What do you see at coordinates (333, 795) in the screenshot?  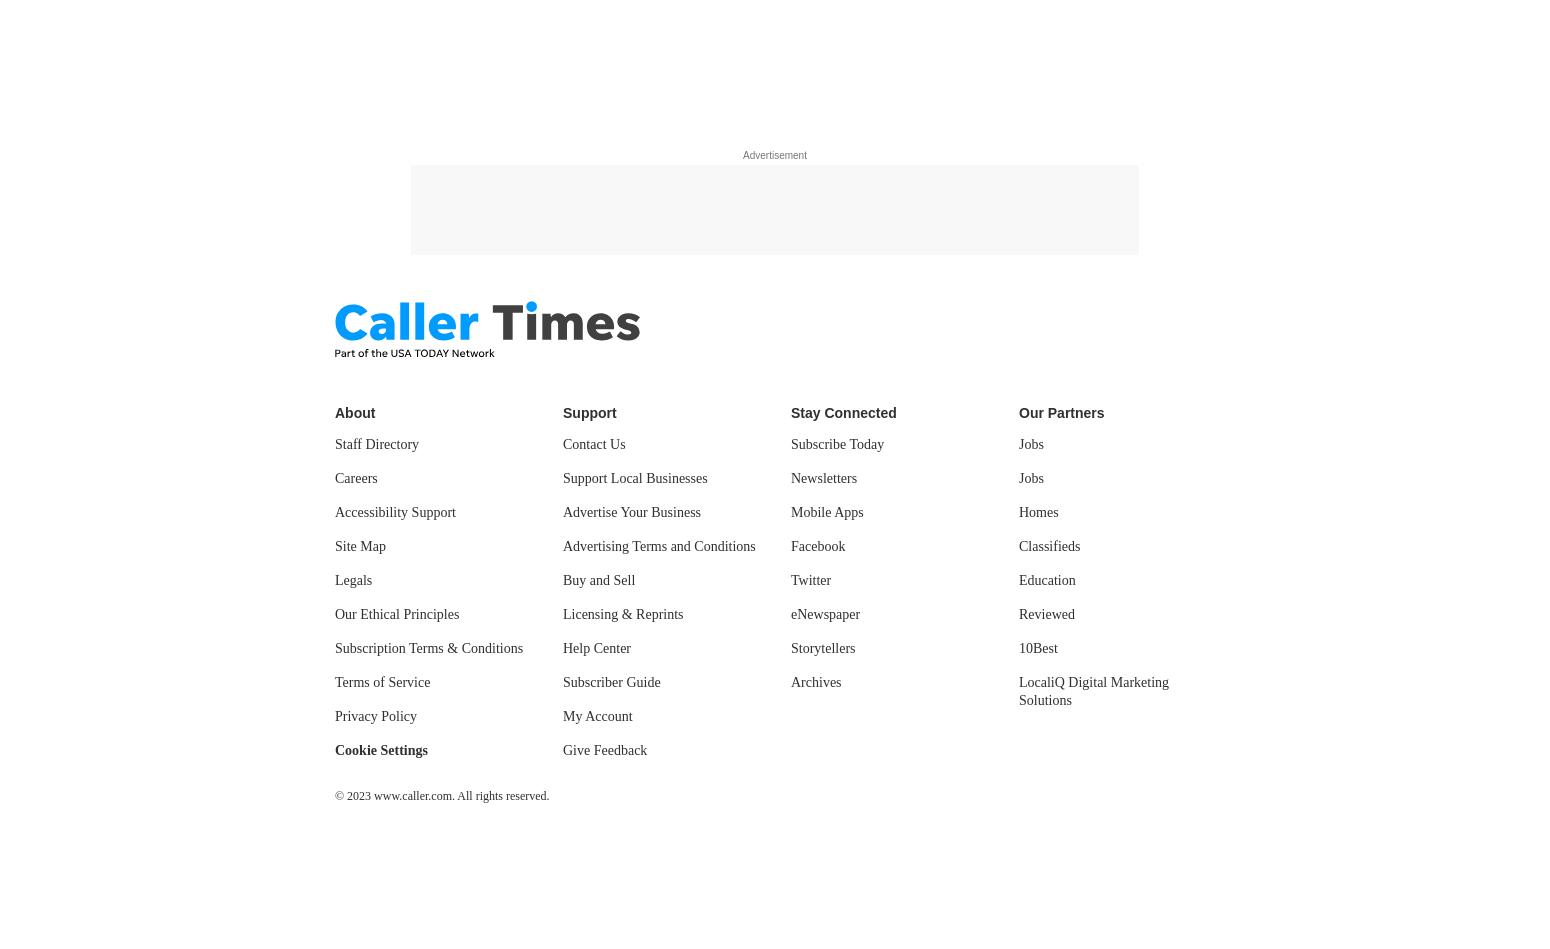 I see `'© 2023 www.caller.com. All rights reserved.'` at bounding box center [333, 795].